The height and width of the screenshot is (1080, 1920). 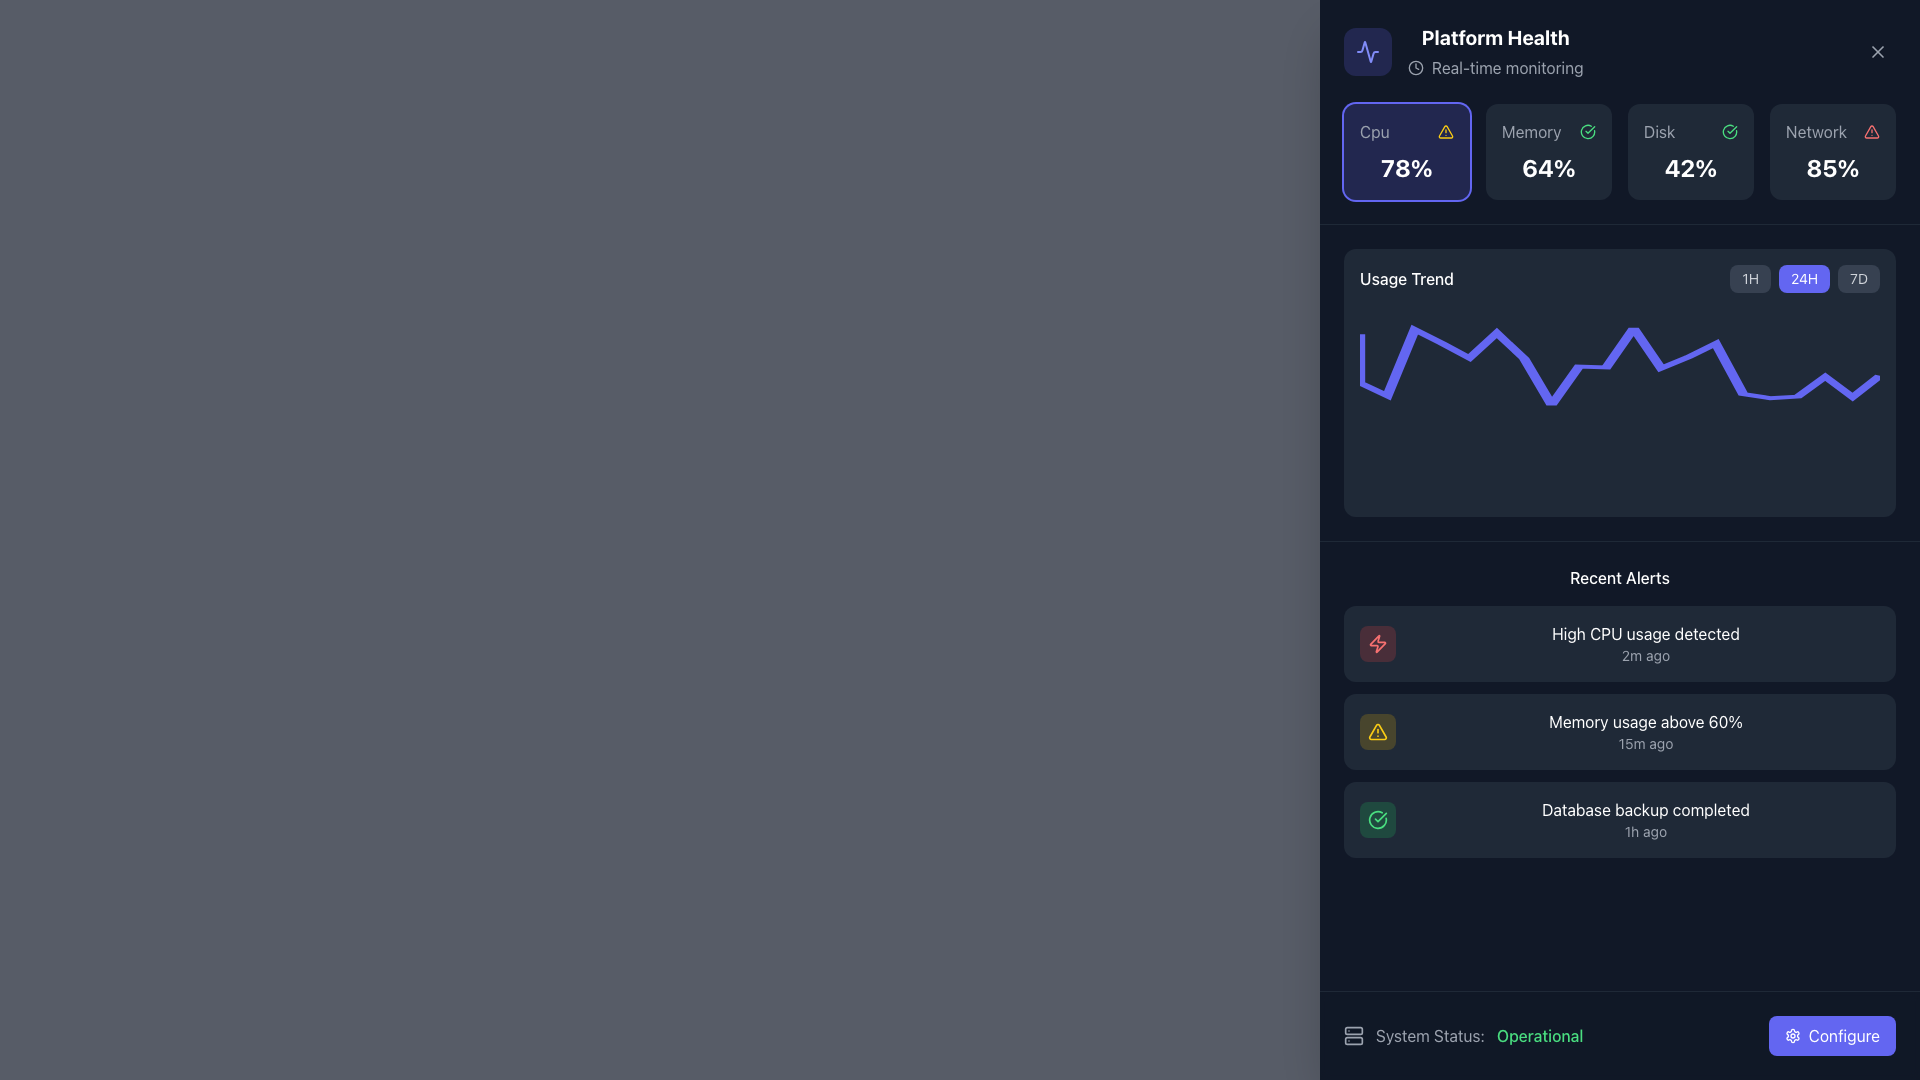 What do you see at coordinates (1405, 150) in the screenshot?
I see `the informational card with a semi-transparent indigo background that displays 'Cpu' in the top left corner and '78%' at the bottom center` at bounding box center [1405, 150].